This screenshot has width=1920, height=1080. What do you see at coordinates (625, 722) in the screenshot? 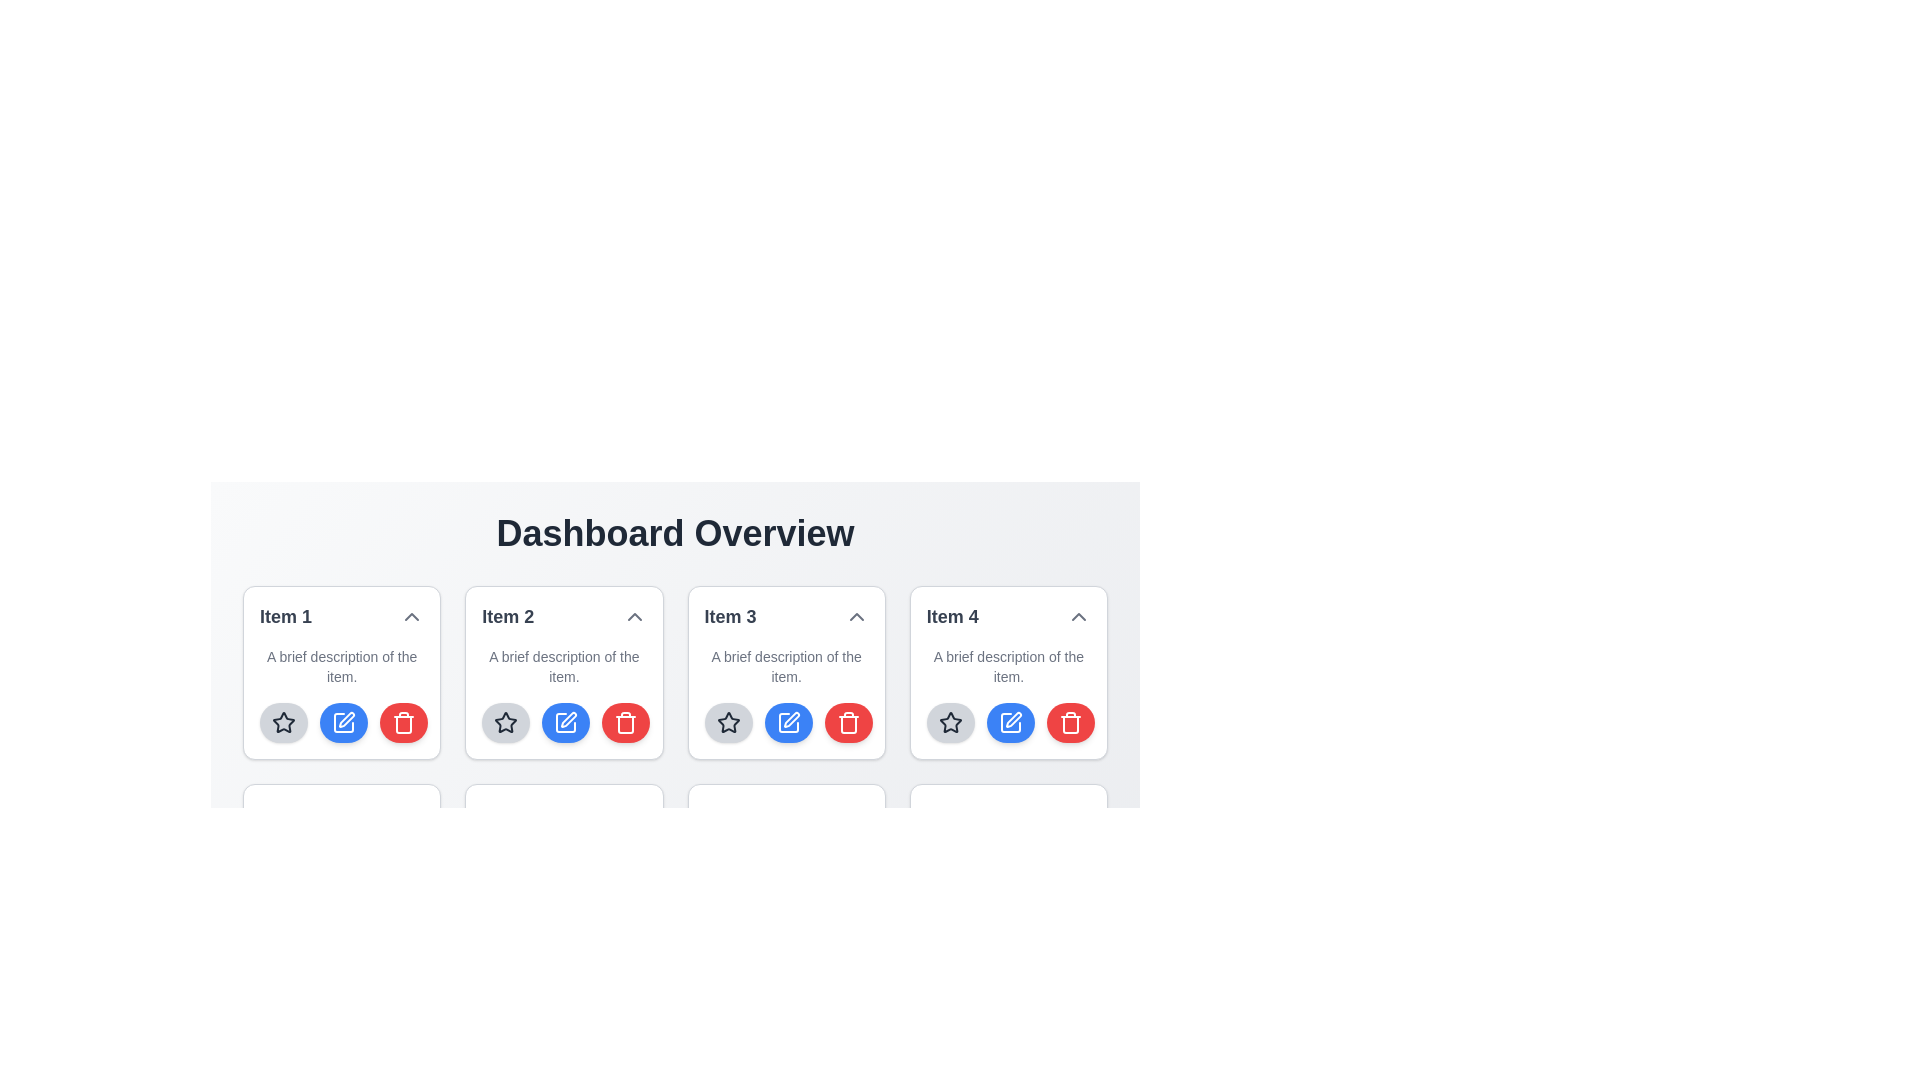
I see `the delete button associated with Item 2, which is the third button in a horizontal arrangement at the bottom-right of the card` at bounding box center [625, 722].